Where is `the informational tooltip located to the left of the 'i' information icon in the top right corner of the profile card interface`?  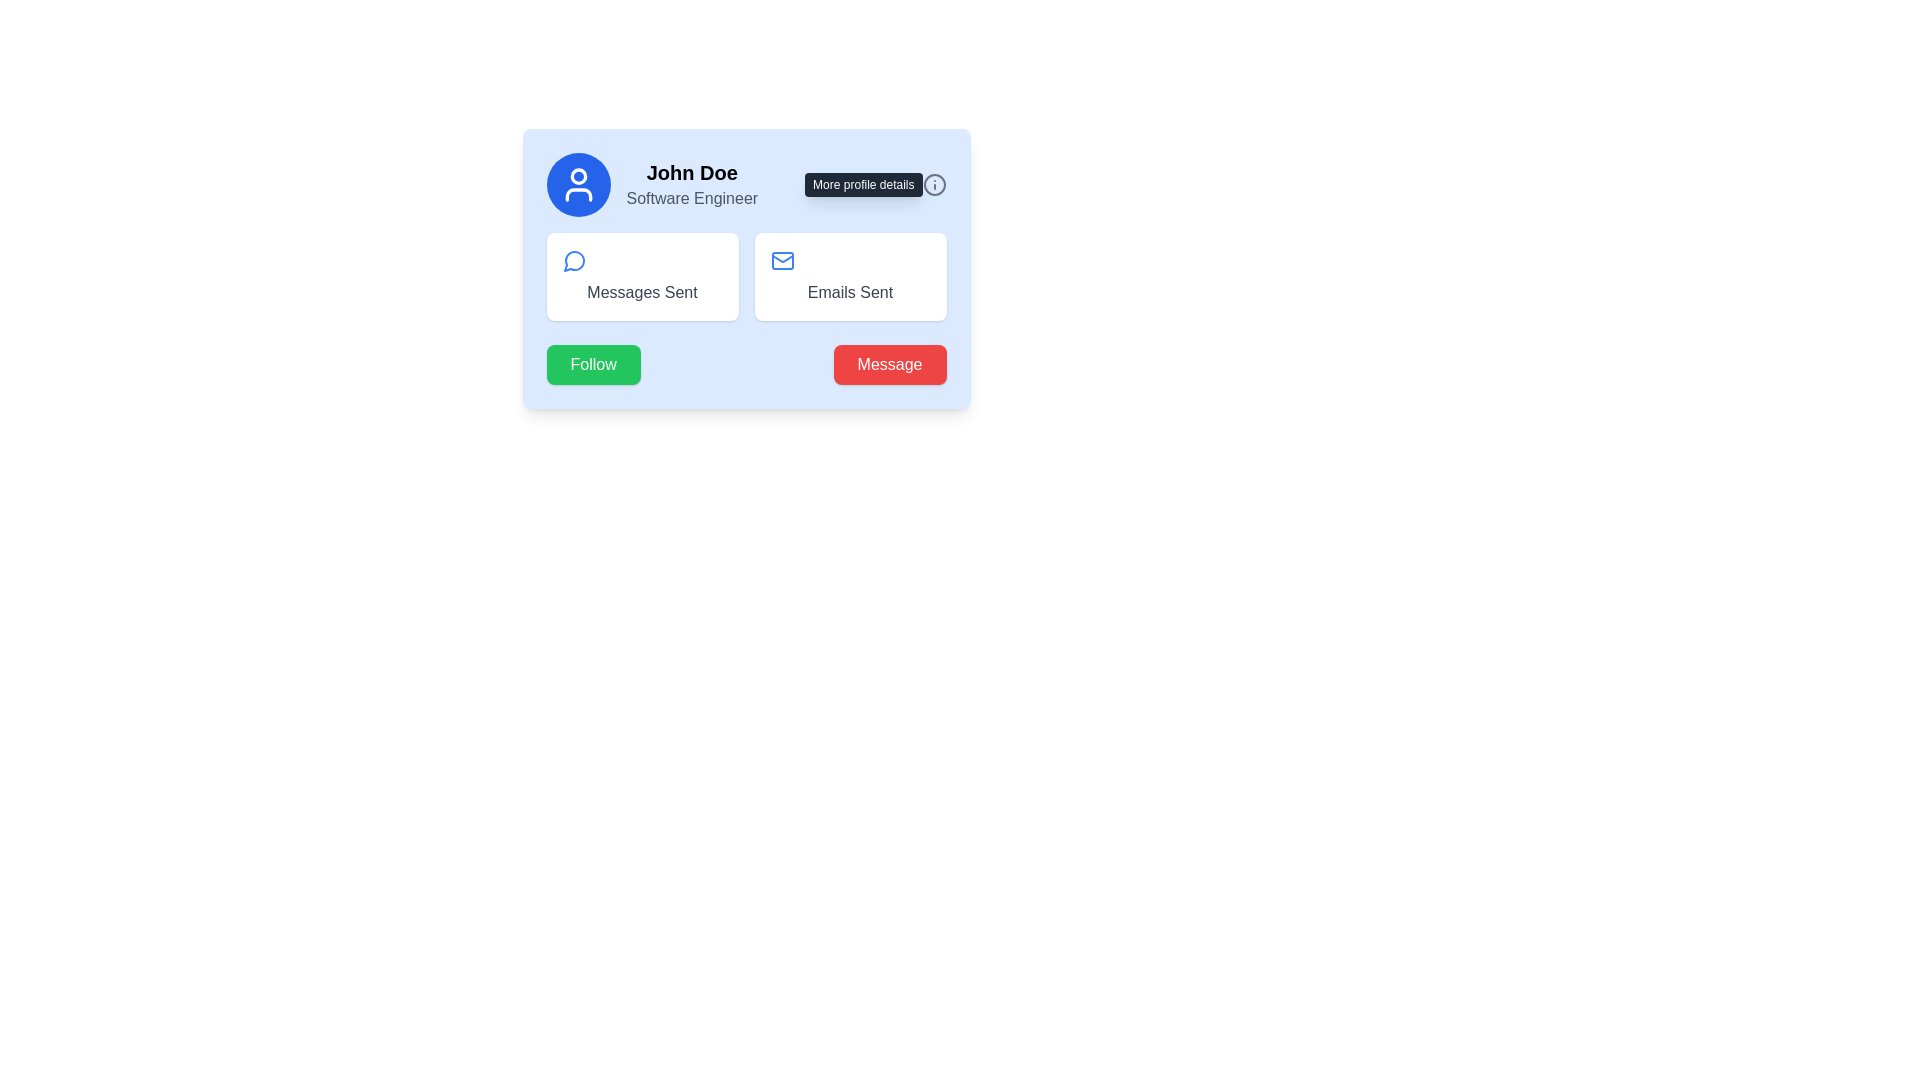
the informational tooltip located to the left of the 'i' information icon in the top right corner of the profile card interface is located at coordinates (863, 185).